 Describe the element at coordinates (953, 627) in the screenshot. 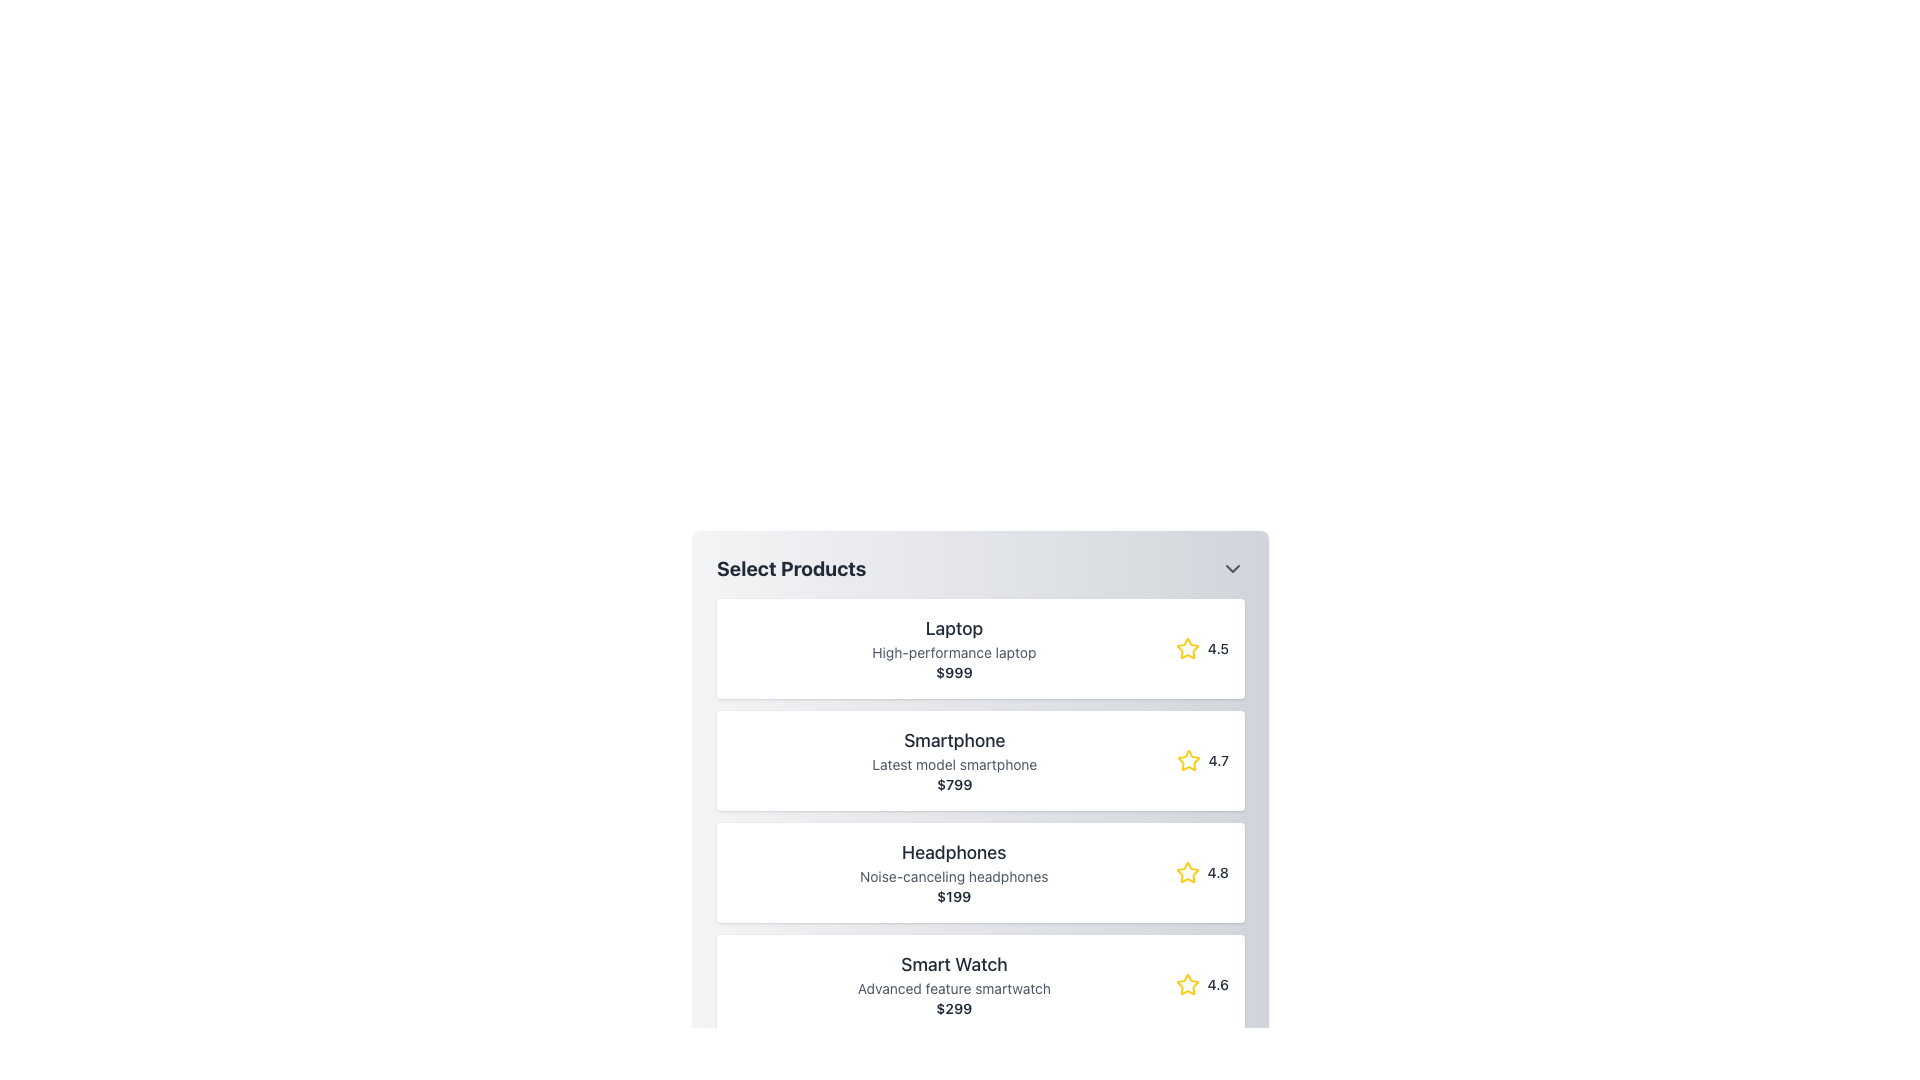

I see `the label that identifies the product in the first product card, located at the top center of the product list item` at that location.